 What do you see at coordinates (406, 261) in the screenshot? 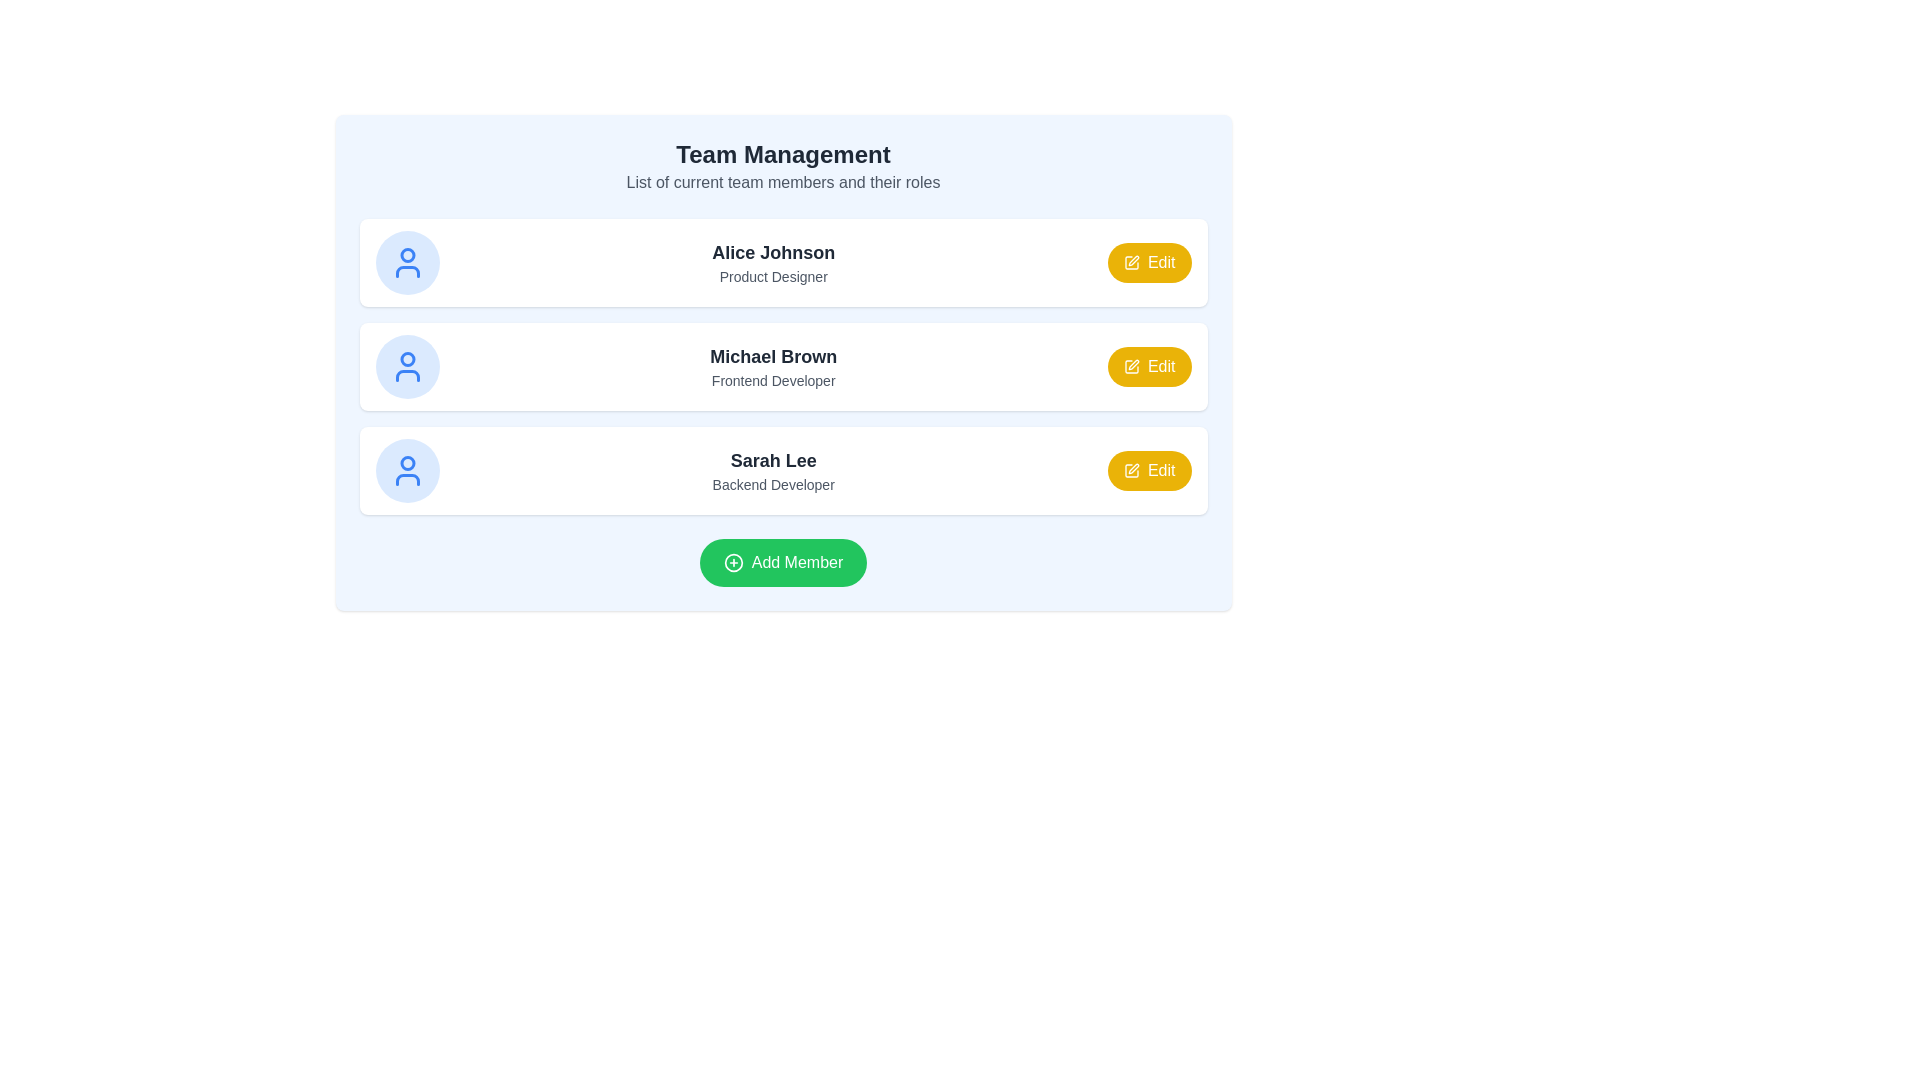
I see `the user avatar icon with a blue outline, positioned at the start of the team members list next to 'Alice Johnson', a Product Designer` at bounding box center [406, 261].